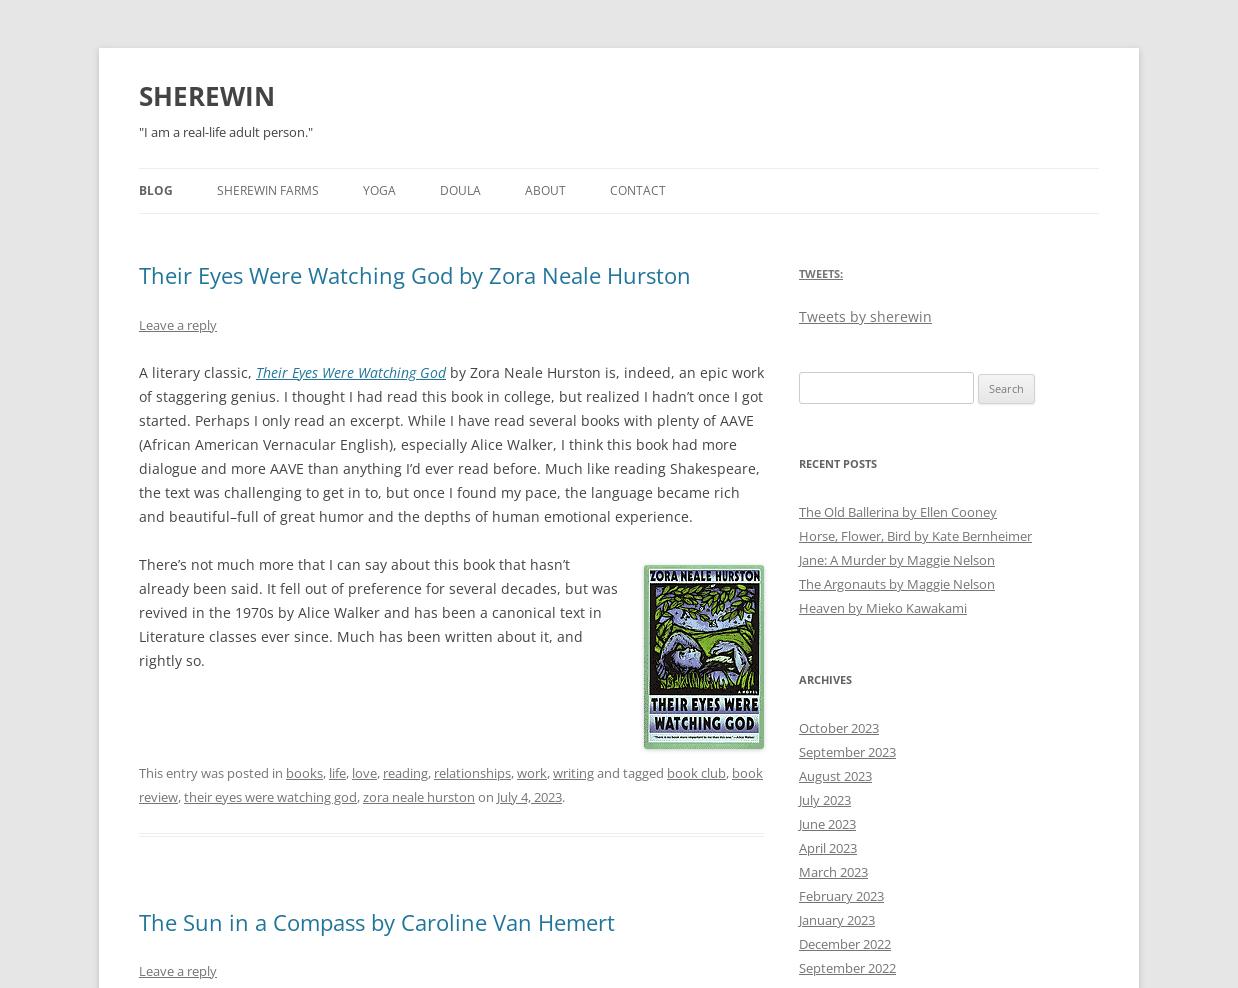  What do you see at coordinates (844, 944) in the screenshot?
I see `'December 2022'` at bounding box center [844, 944].